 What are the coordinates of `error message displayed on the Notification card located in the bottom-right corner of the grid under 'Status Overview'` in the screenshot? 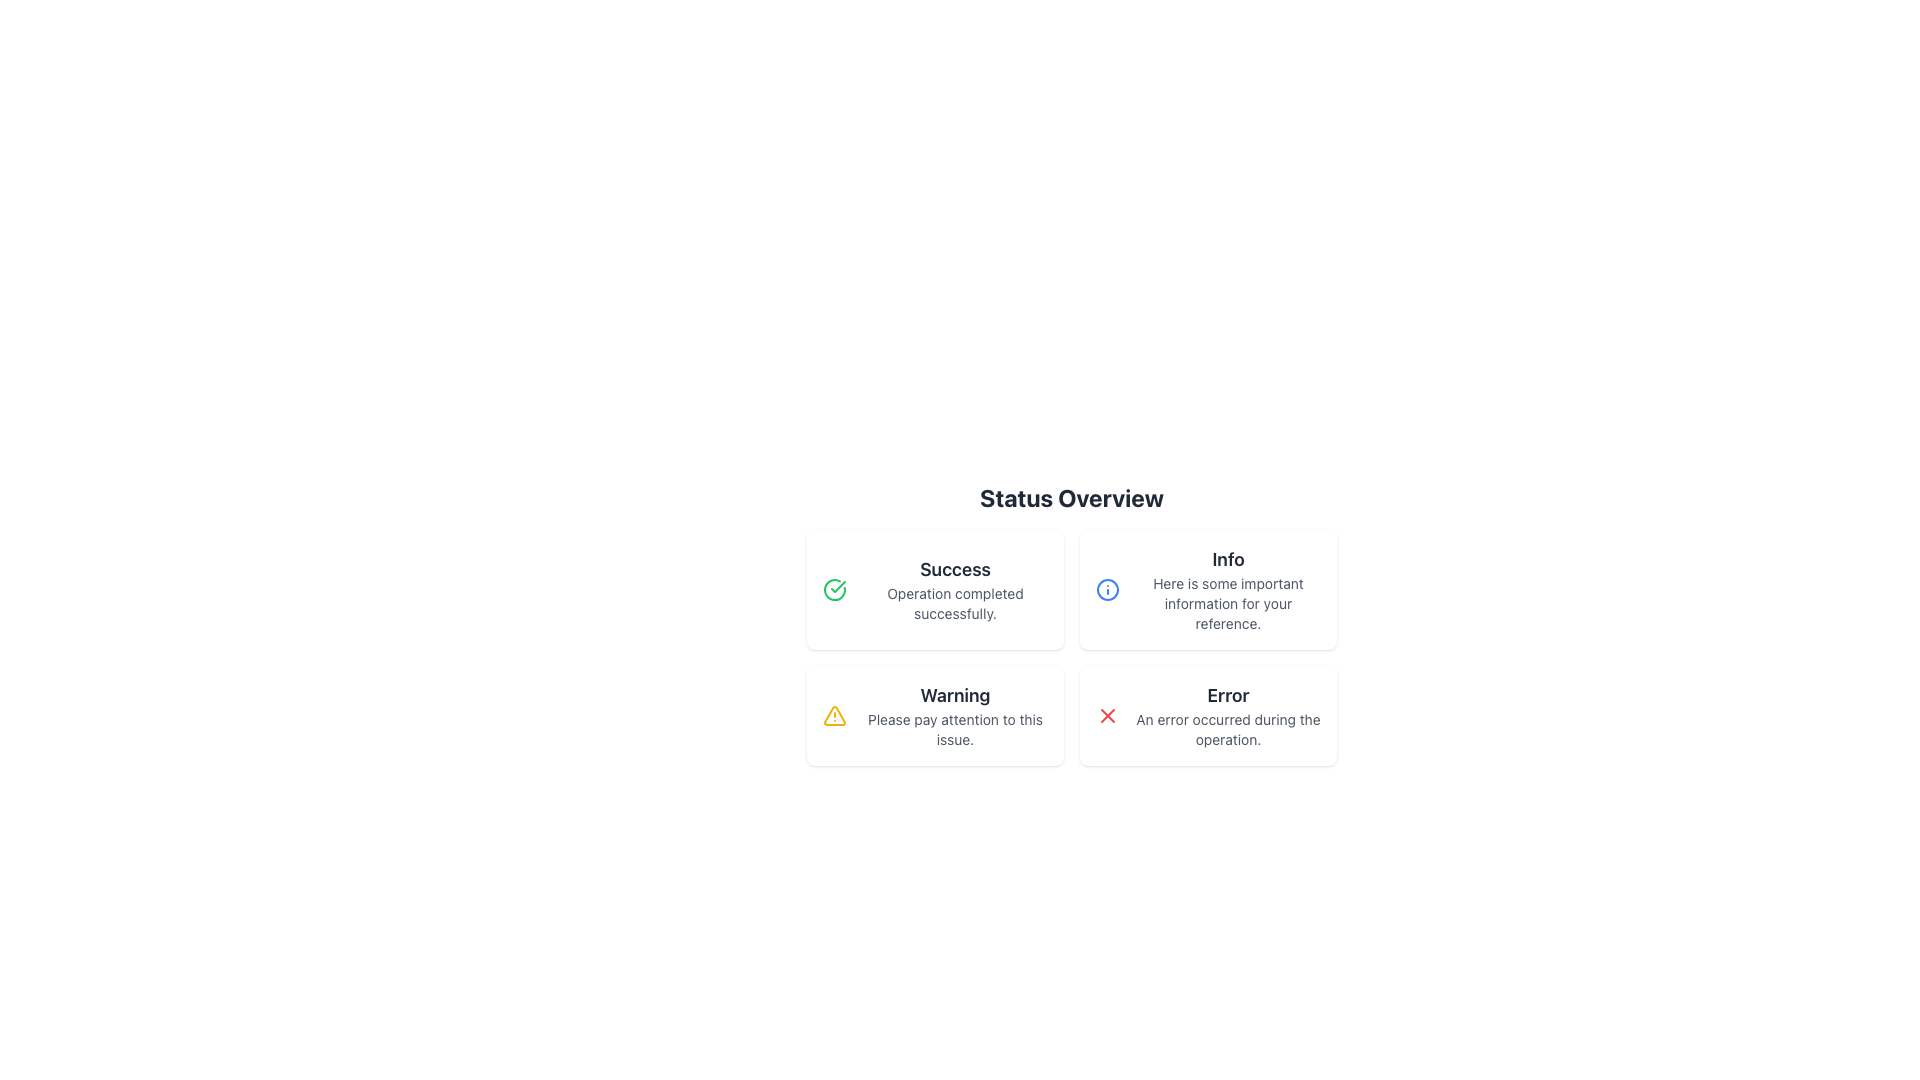 It's located at (1207, 715).